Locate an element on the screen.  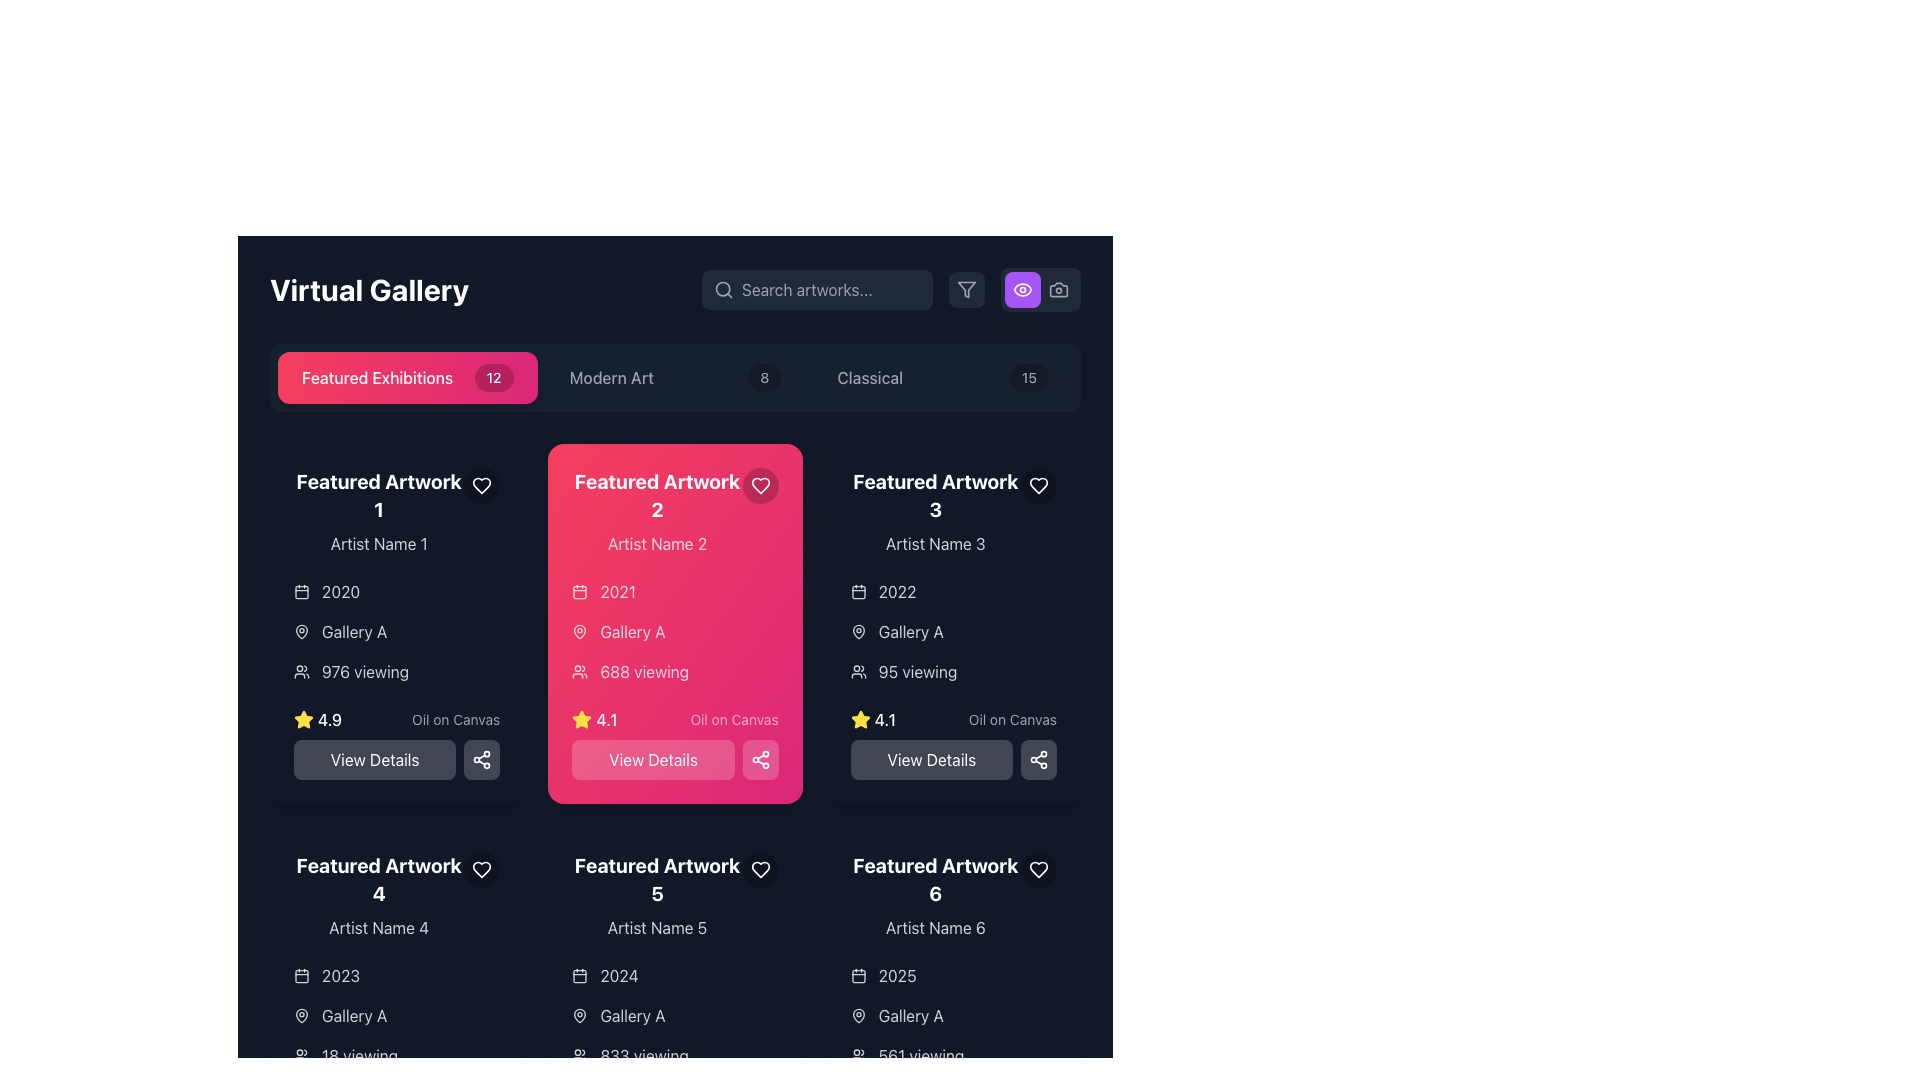
the small calendar icon located within the 'Featured Artwork 4' card, positioned above the text '2023' is located at coordinates (301, 974).